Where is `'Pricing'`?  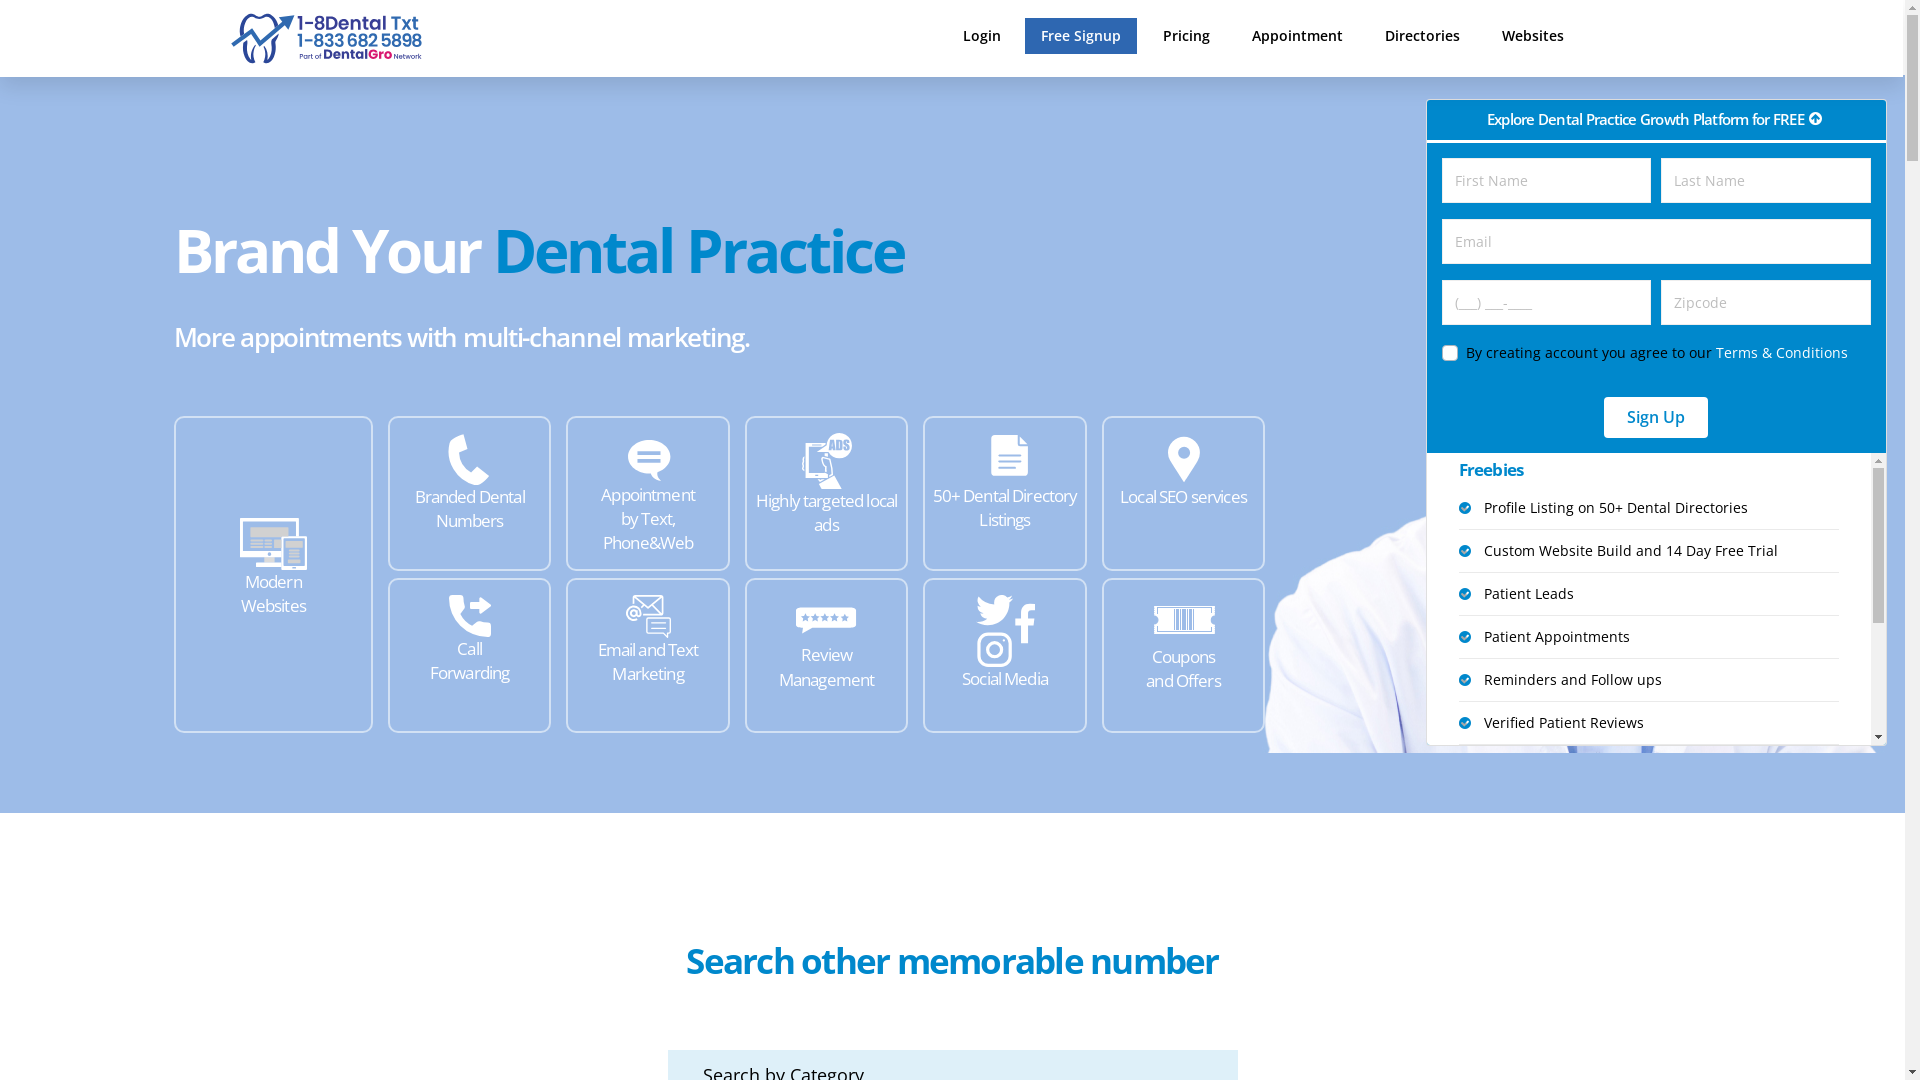
'Pricing' is located at coordinates (1186, 35).